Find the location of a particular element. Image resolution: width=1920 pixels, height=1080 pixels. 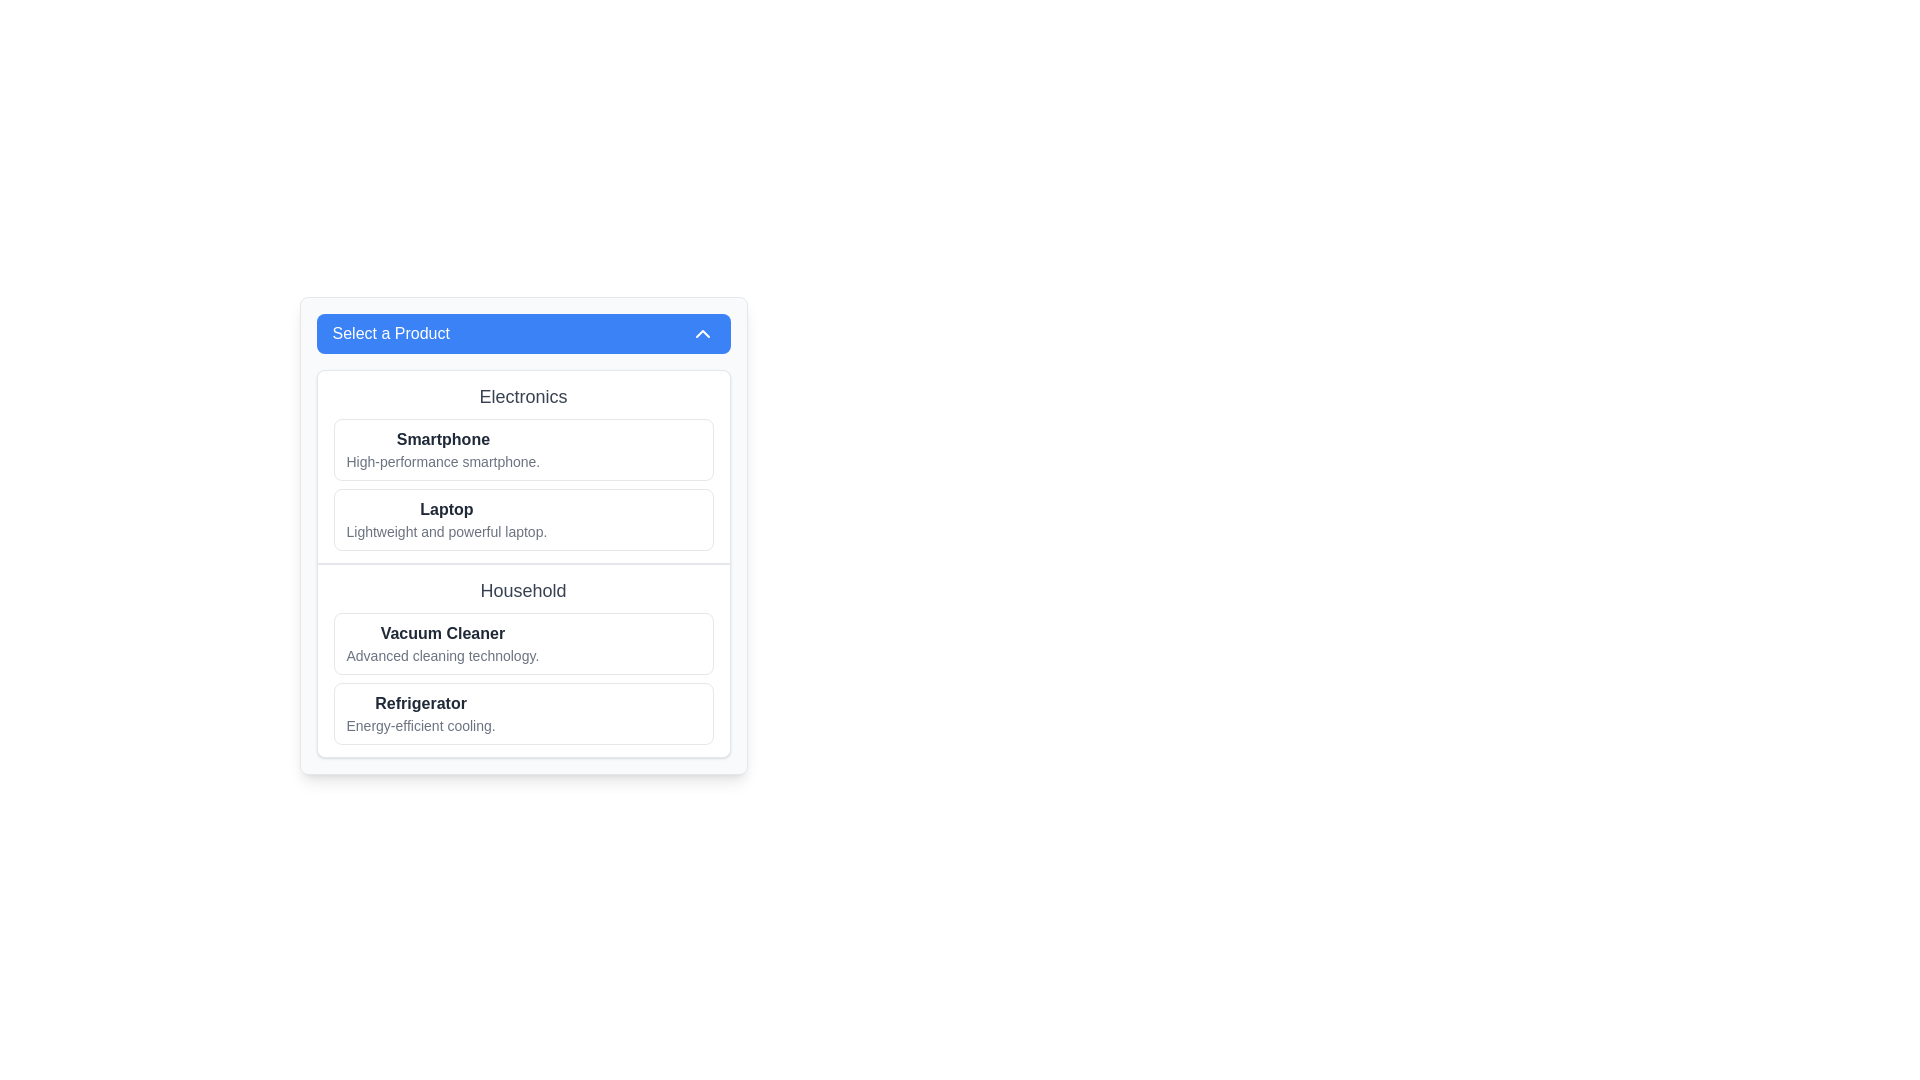

text content of the Text block that includes 'Laptop' and 'Lightweight and powerful laptop.' located in the Electronics category, specifically the second item in the list is located at coordinates (445, 519).